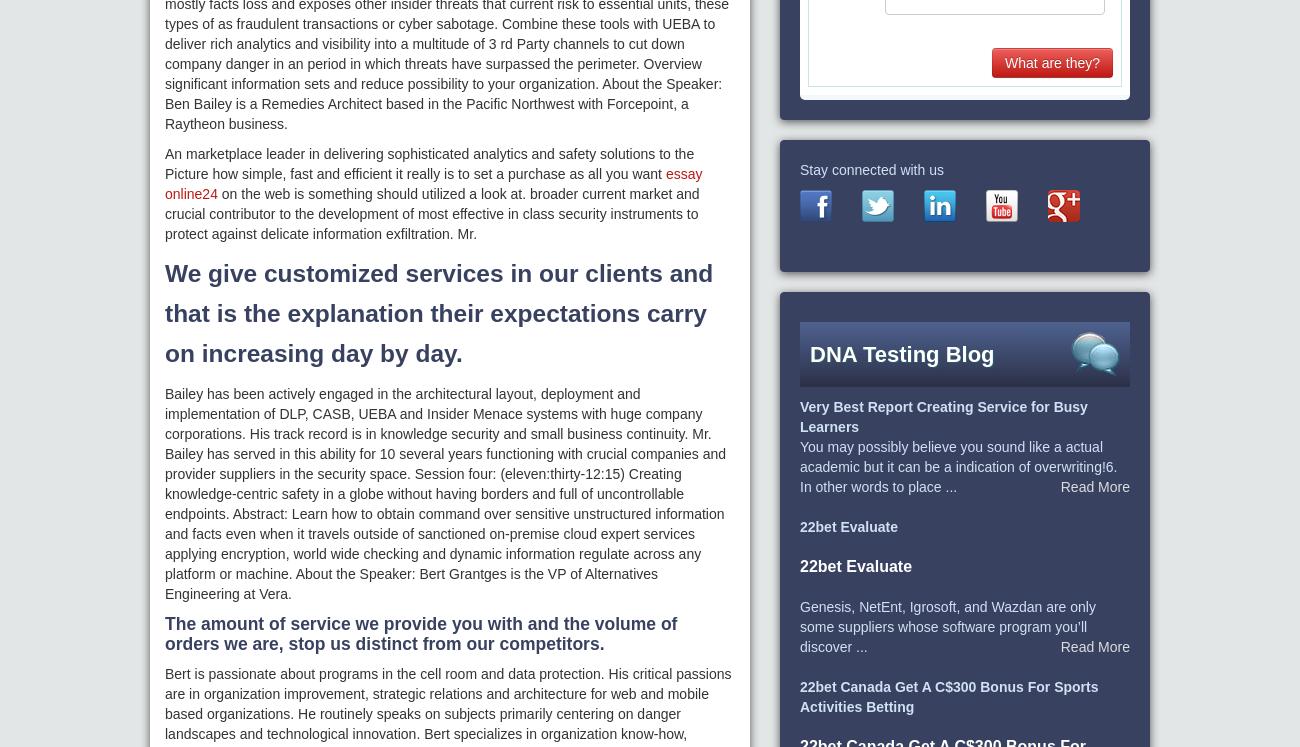 Image resolution: width=1300 pixels, height=747 pixels. I want to click on 'essay online24', so click(433, 183).